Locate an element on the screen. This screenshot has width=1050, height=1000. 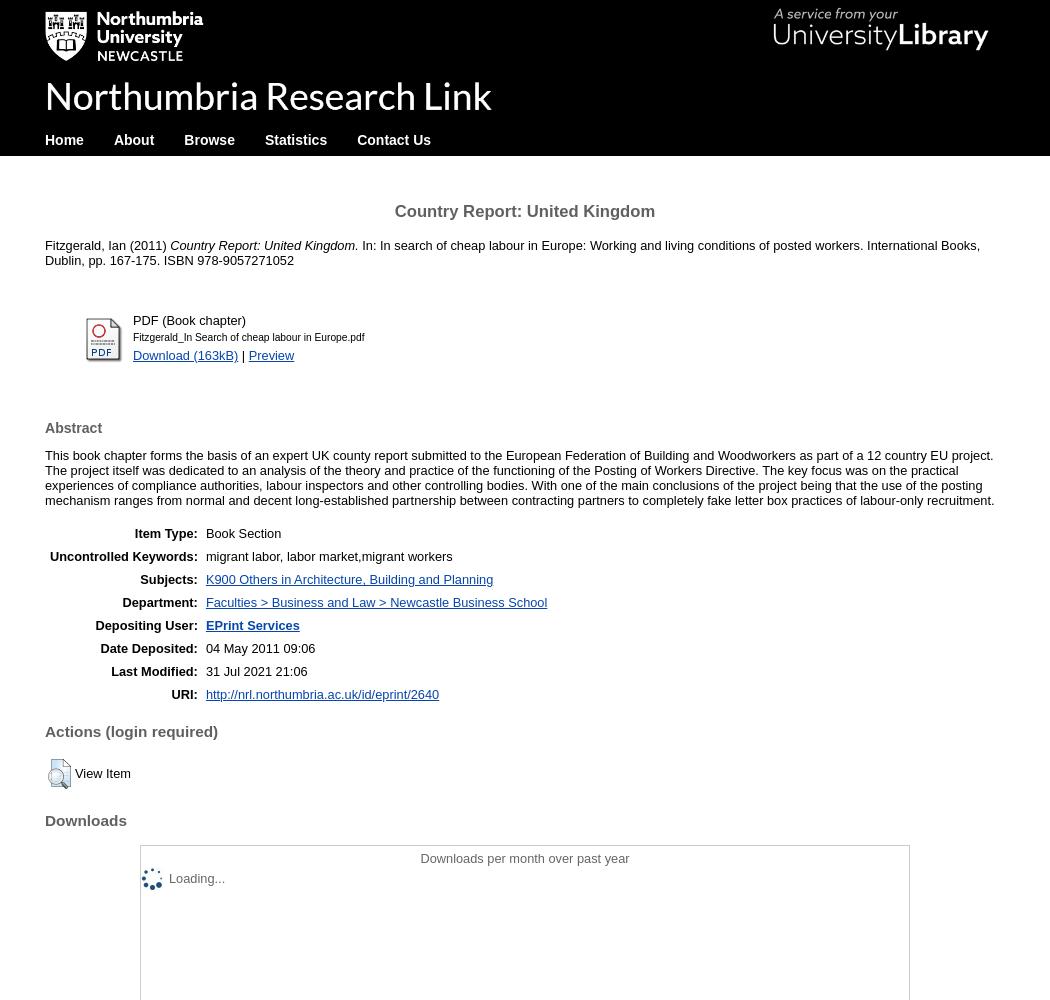
'This book chapter forms the basis of an expert UK county report submitted to the European Federation of Building and Woodworkers as part of a 12 country EU project. The project itself was dedicated to an analysis of the theory and practice of the functioning of the Posting of Workers Directive. The key focus was on the practical experiences of compliance authorities, labour inspectors and other controlling bodies. With one of the main conclusions of the project being that the use of the posting mechanism ranges from normal and decent long-established partnership between contracting partners to completely fake letter box practices of labour-only recruitment.' is located at coordinates (518, 477).